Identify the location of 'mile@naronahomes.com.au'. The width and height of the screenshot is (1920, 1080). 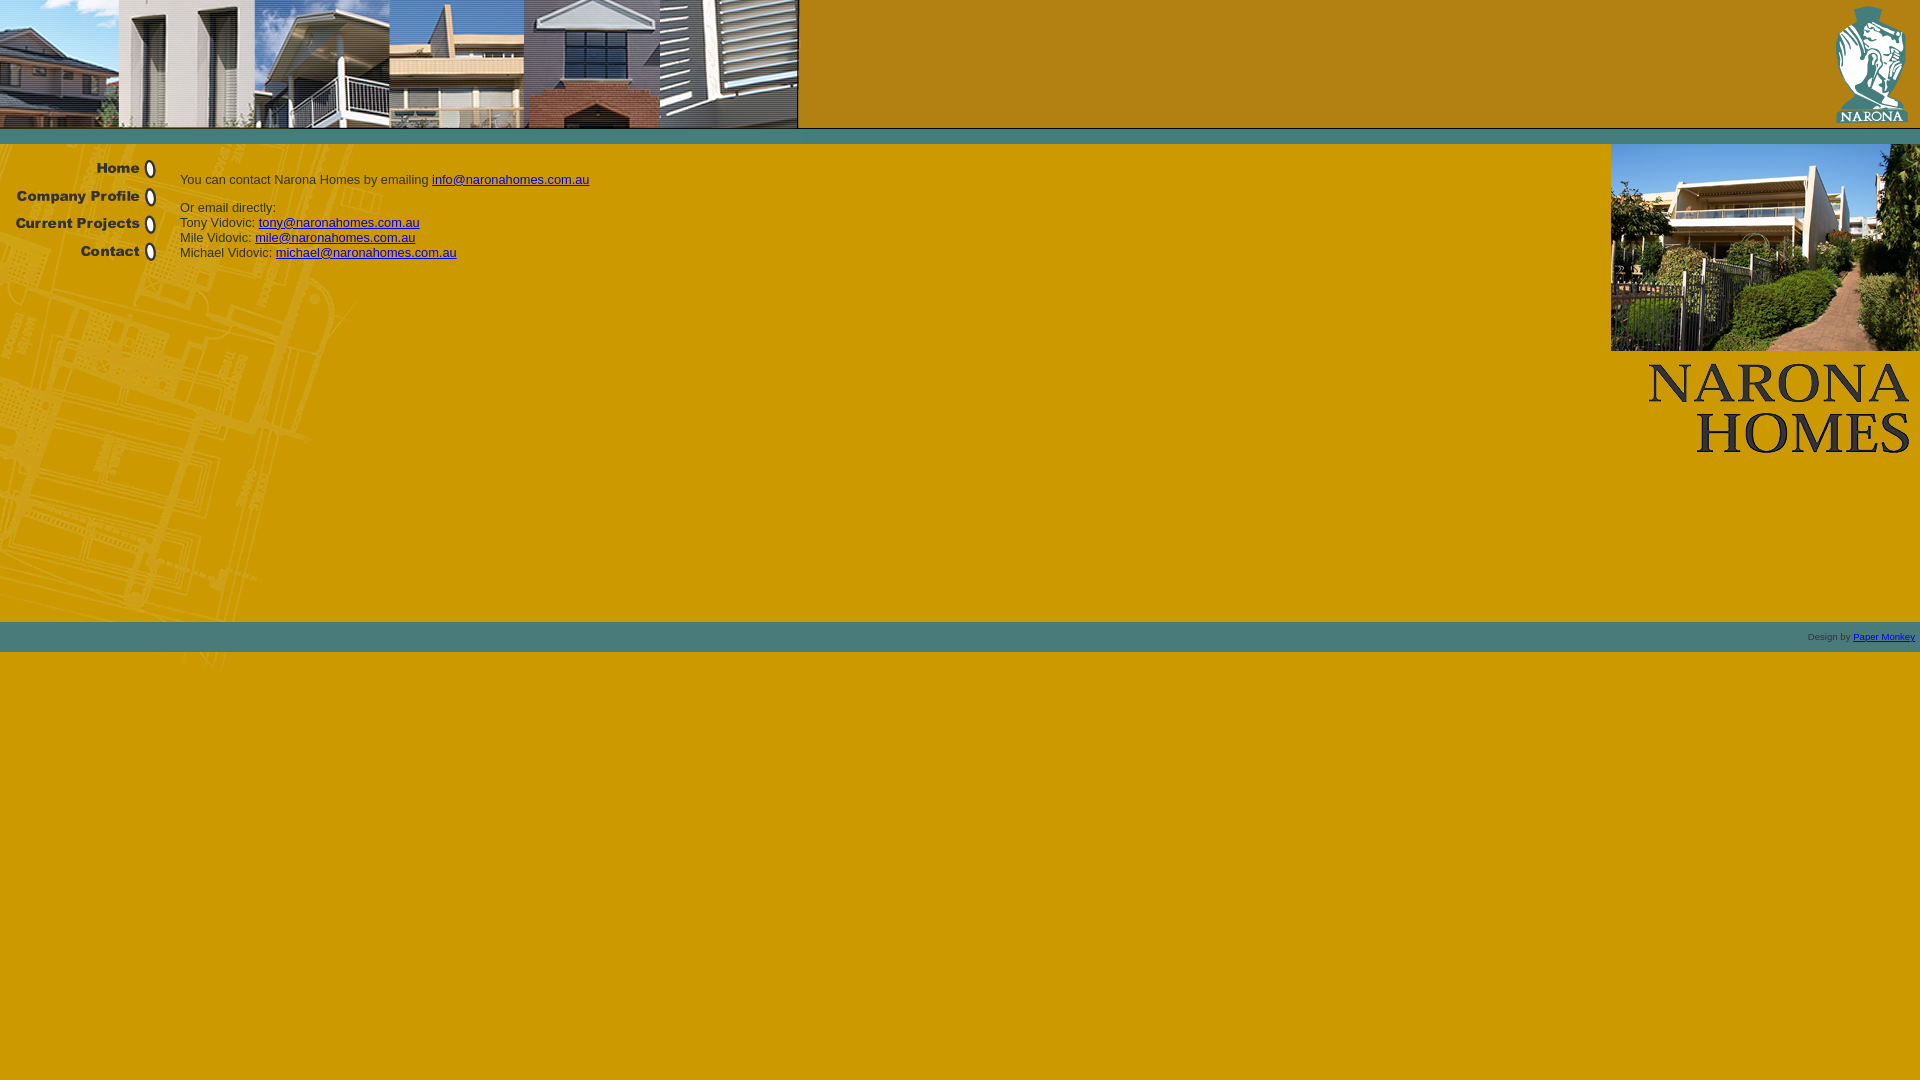
(335, 236).